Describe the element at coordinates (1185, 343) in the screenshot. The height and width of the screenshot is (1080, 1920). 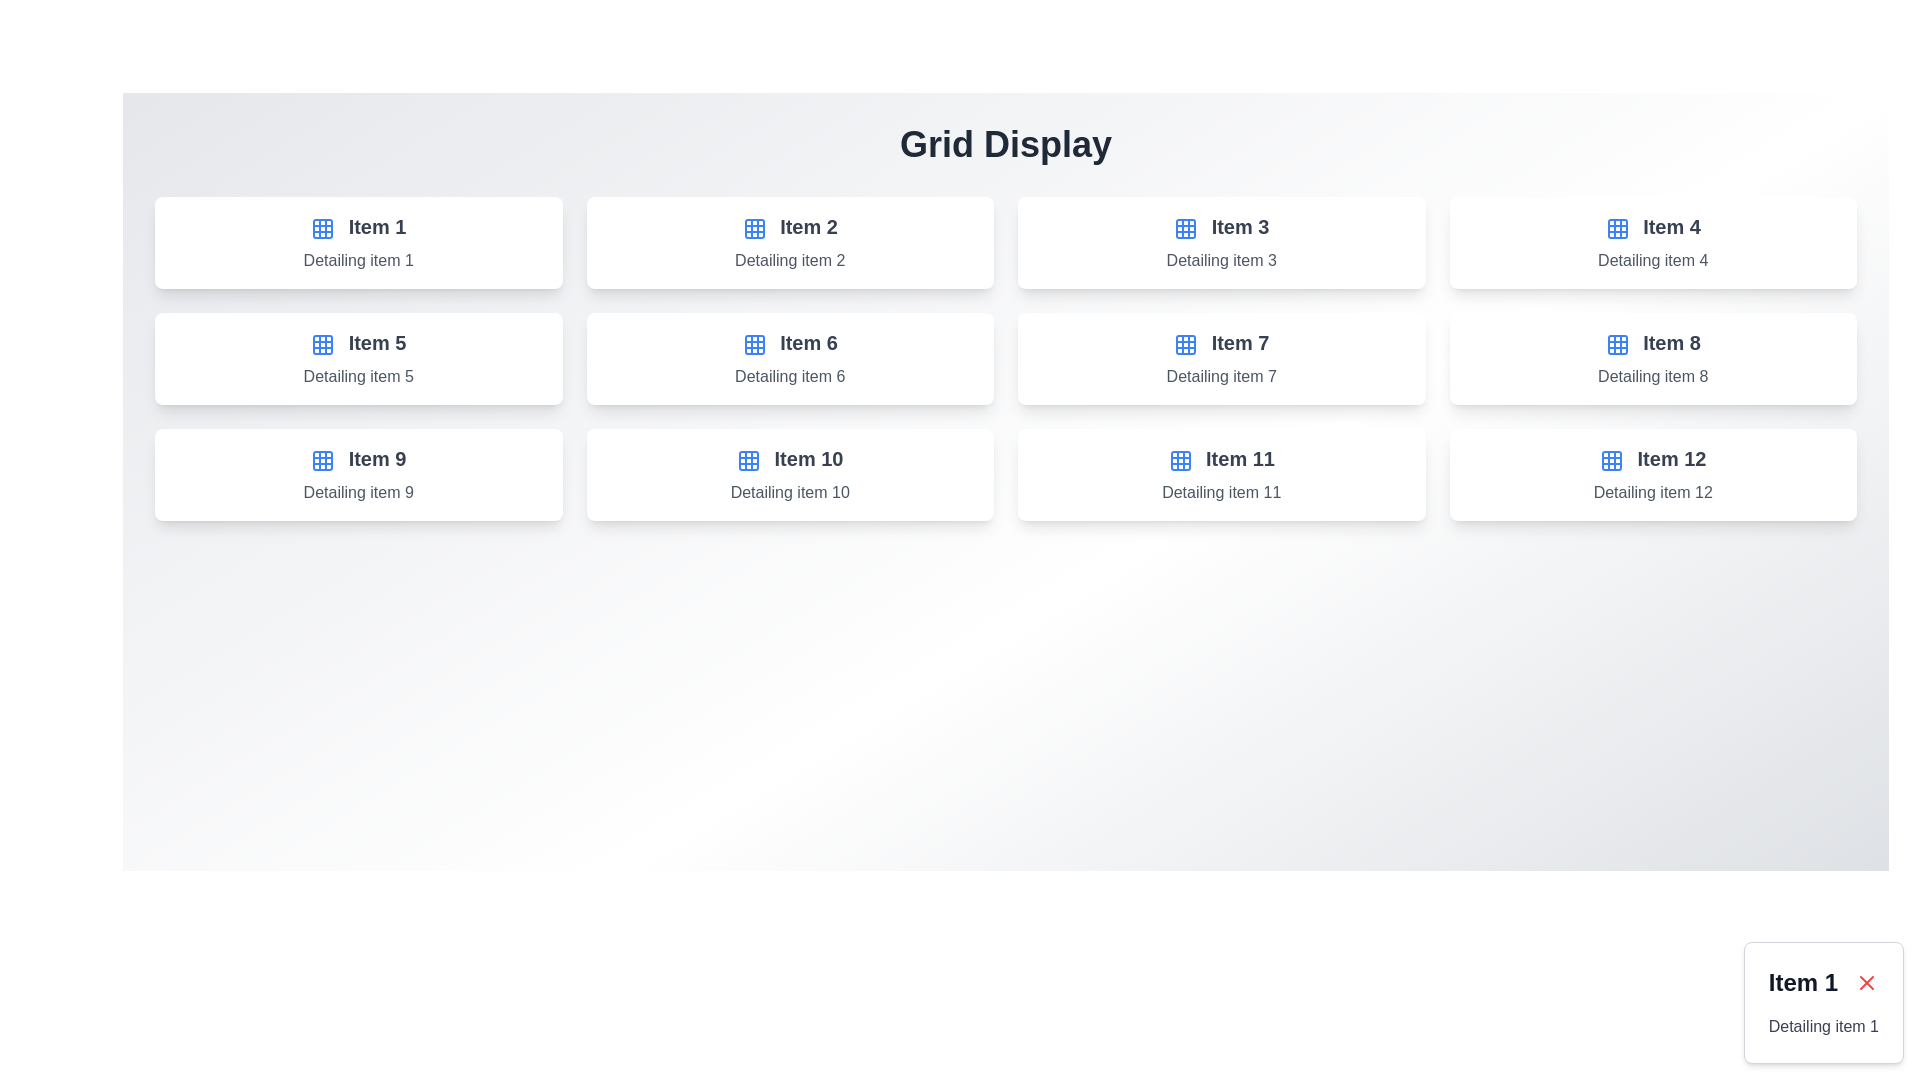
I see `the decorative icon associated with the 'Item 7' label, located in the second row, third column of the grid layout` at that location.